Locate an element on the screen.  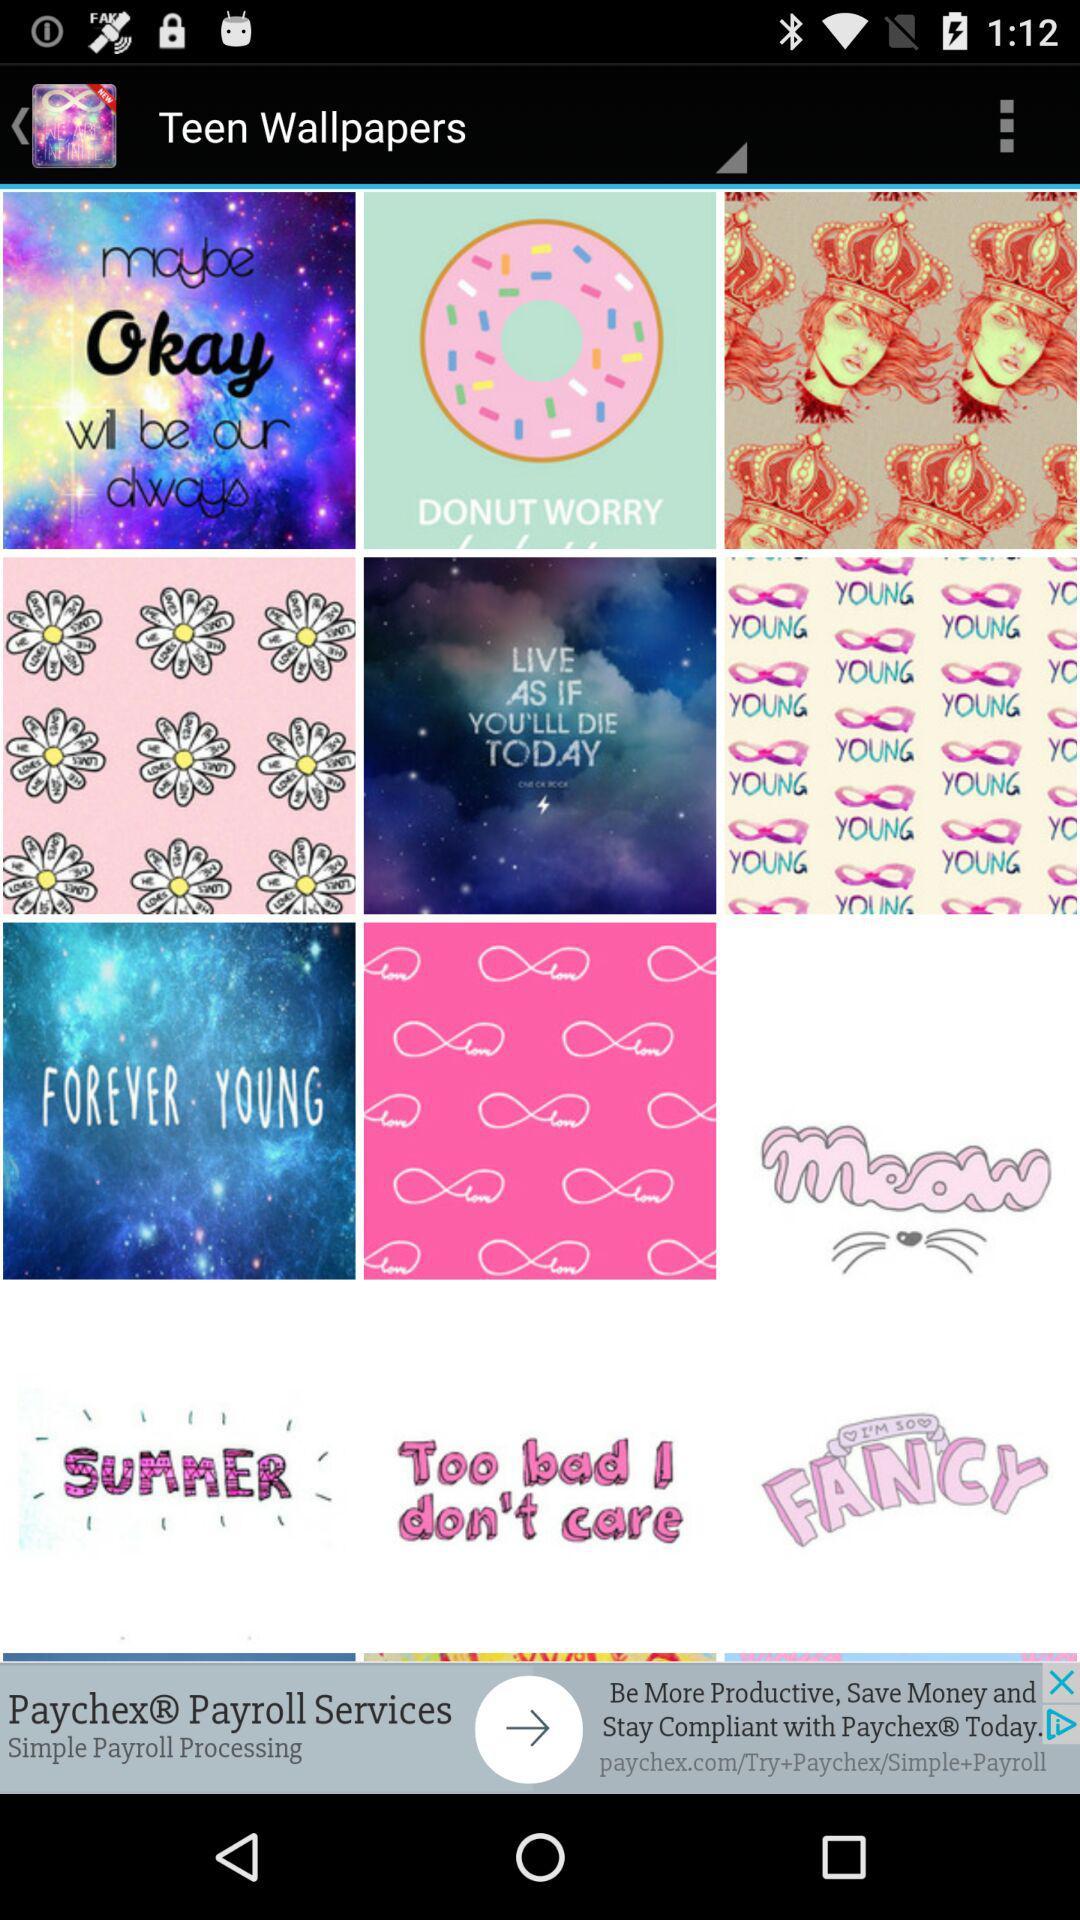
the image from bottom right corner is located at coordinates (902, 1100).